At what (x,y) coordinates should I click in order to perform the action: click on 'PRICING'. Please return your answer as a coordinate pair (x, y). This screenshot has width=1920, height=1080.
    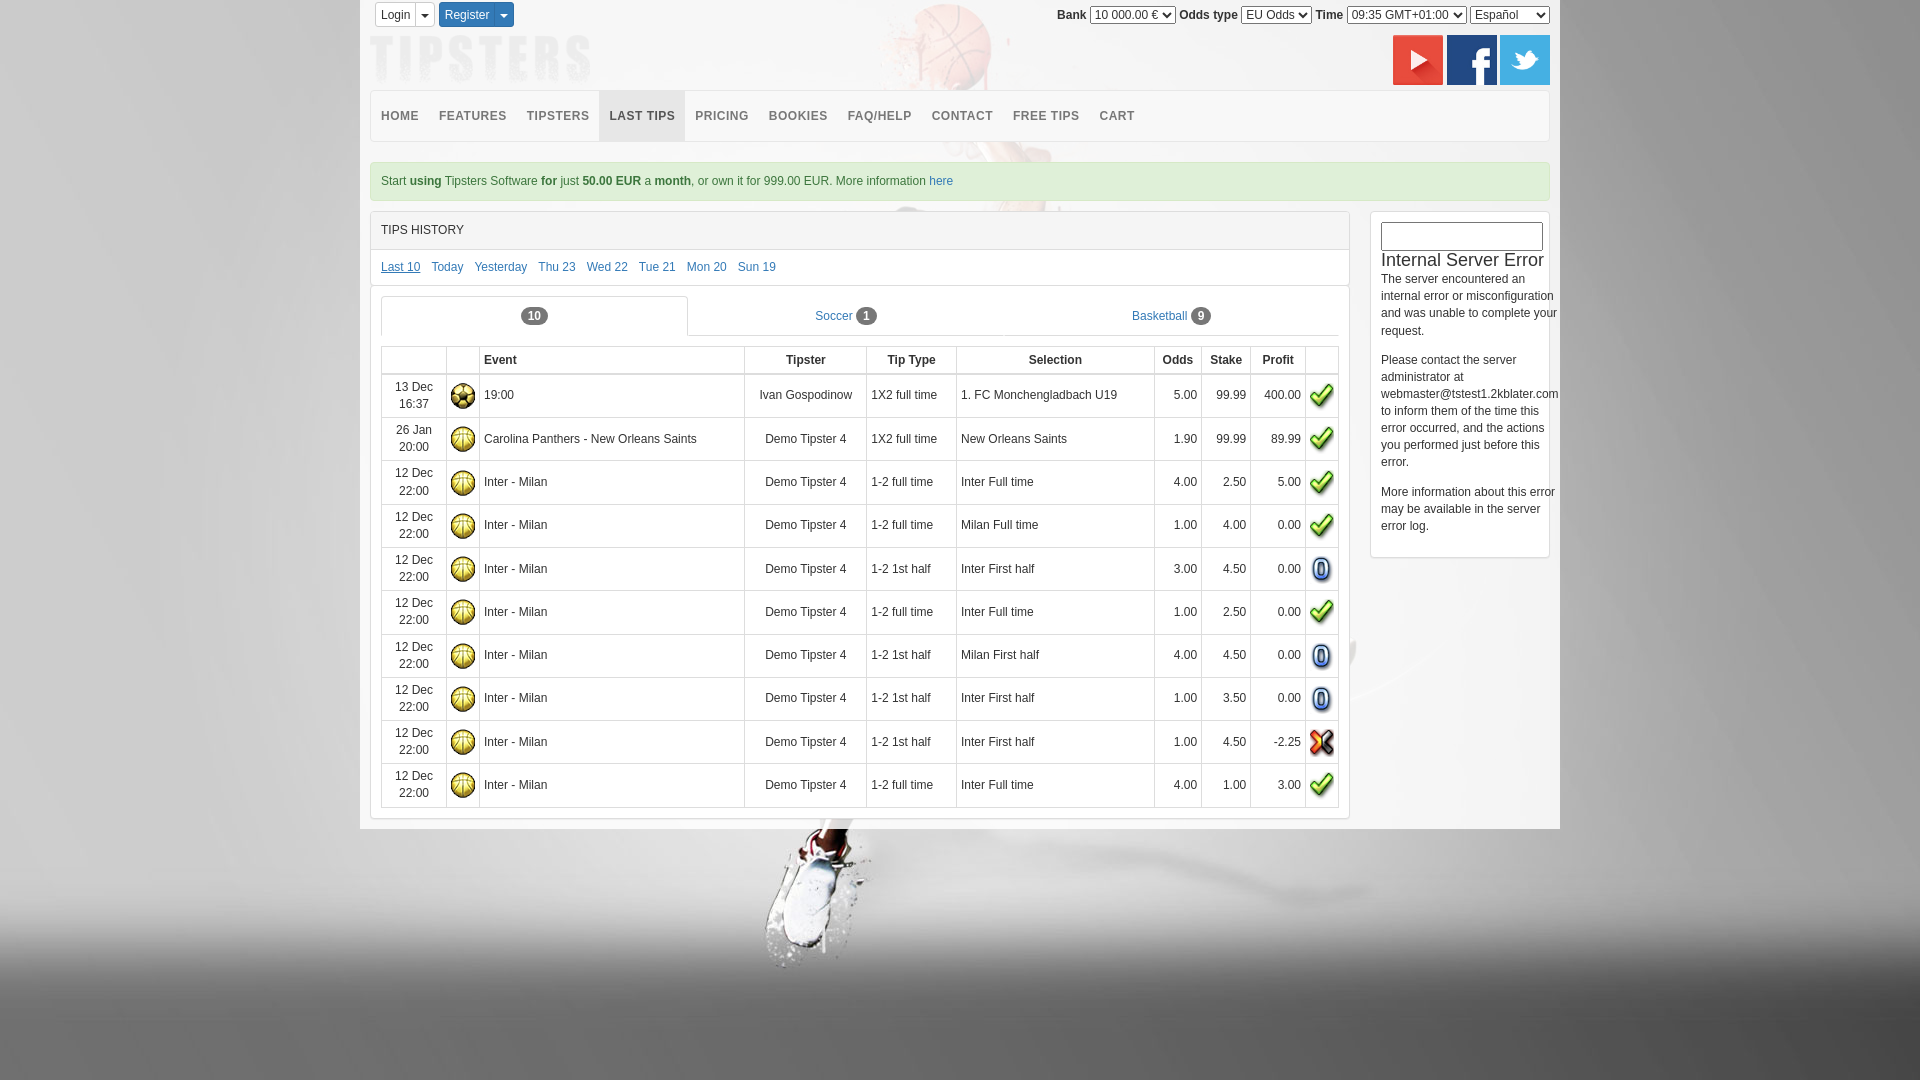
    Looking at the image, I should click on (720, 115).